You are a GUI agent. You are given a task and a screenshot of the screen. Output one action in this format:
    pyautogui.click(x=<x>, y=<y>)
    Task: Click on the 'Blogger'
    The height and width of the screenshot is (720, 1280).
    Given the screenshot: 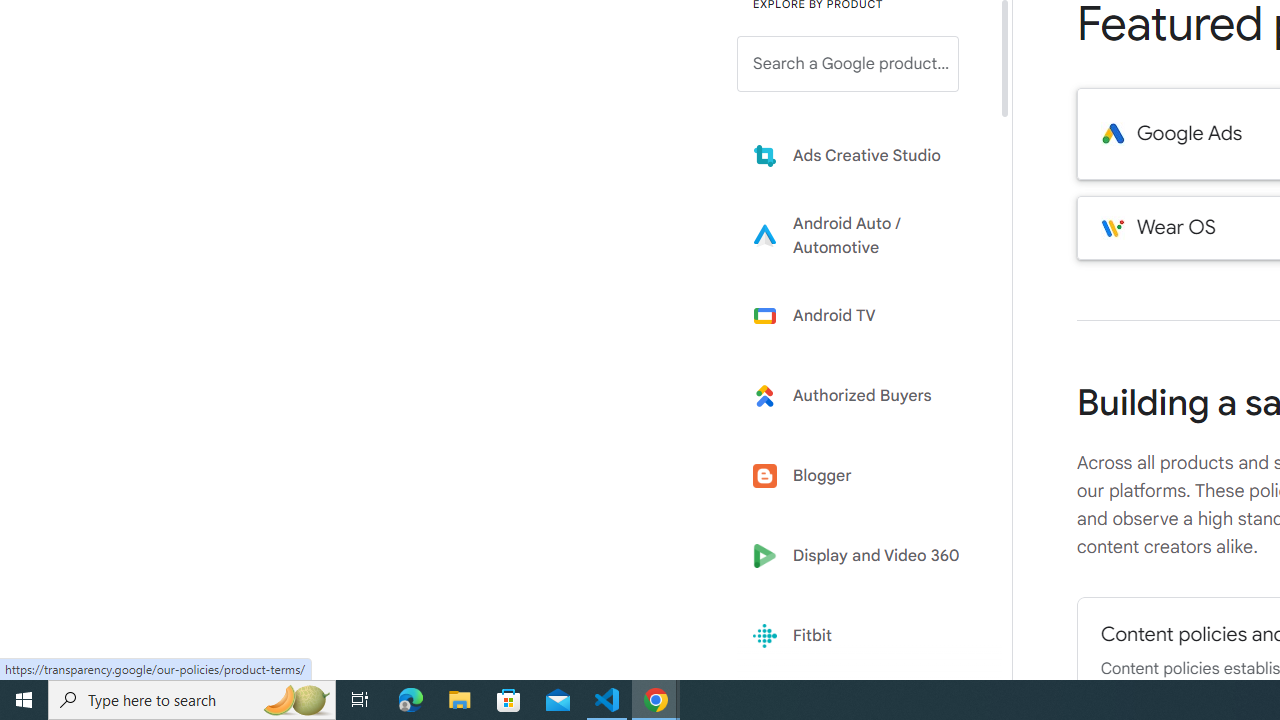 What is the action you would take?
    pyautogui.click(x=862, y=476)
    